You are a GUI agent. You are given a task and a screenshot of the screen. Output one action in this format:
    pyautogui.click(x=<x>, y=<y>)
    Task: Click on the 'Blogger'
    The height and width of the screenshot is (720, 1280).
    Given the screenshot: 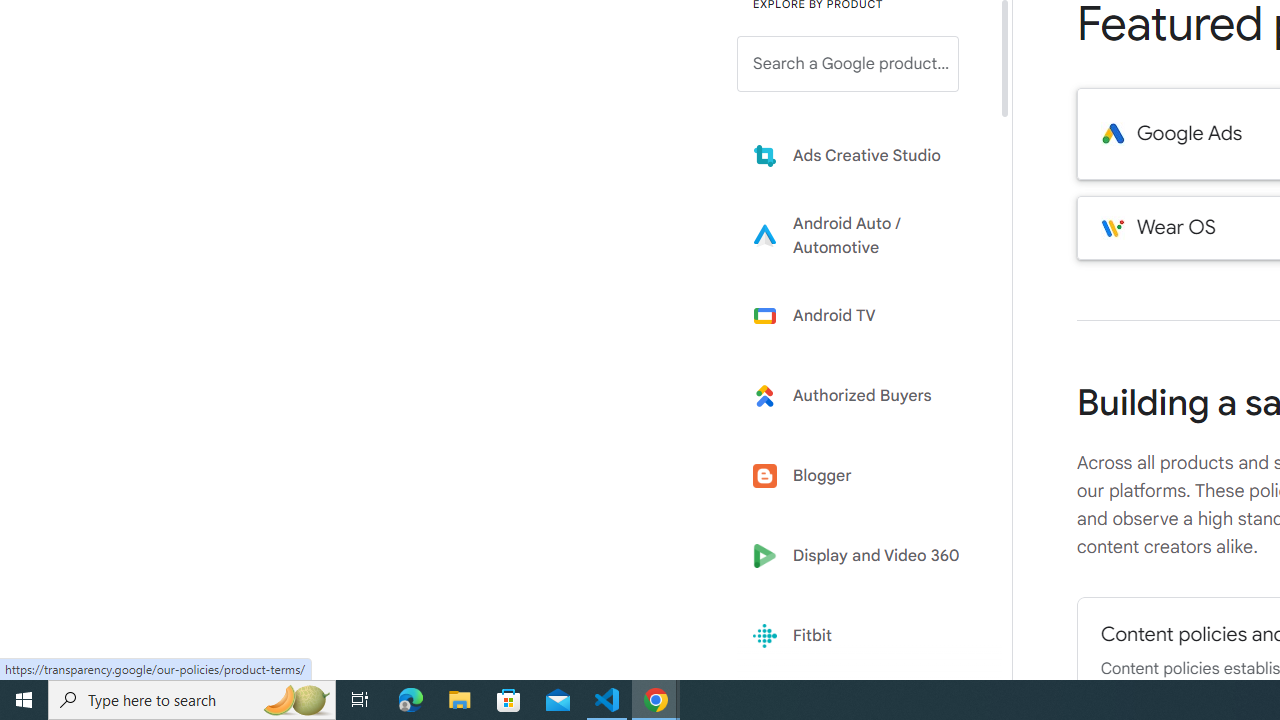 What is the action you would take?
    pyautogui.click(x=862, y=476)
    